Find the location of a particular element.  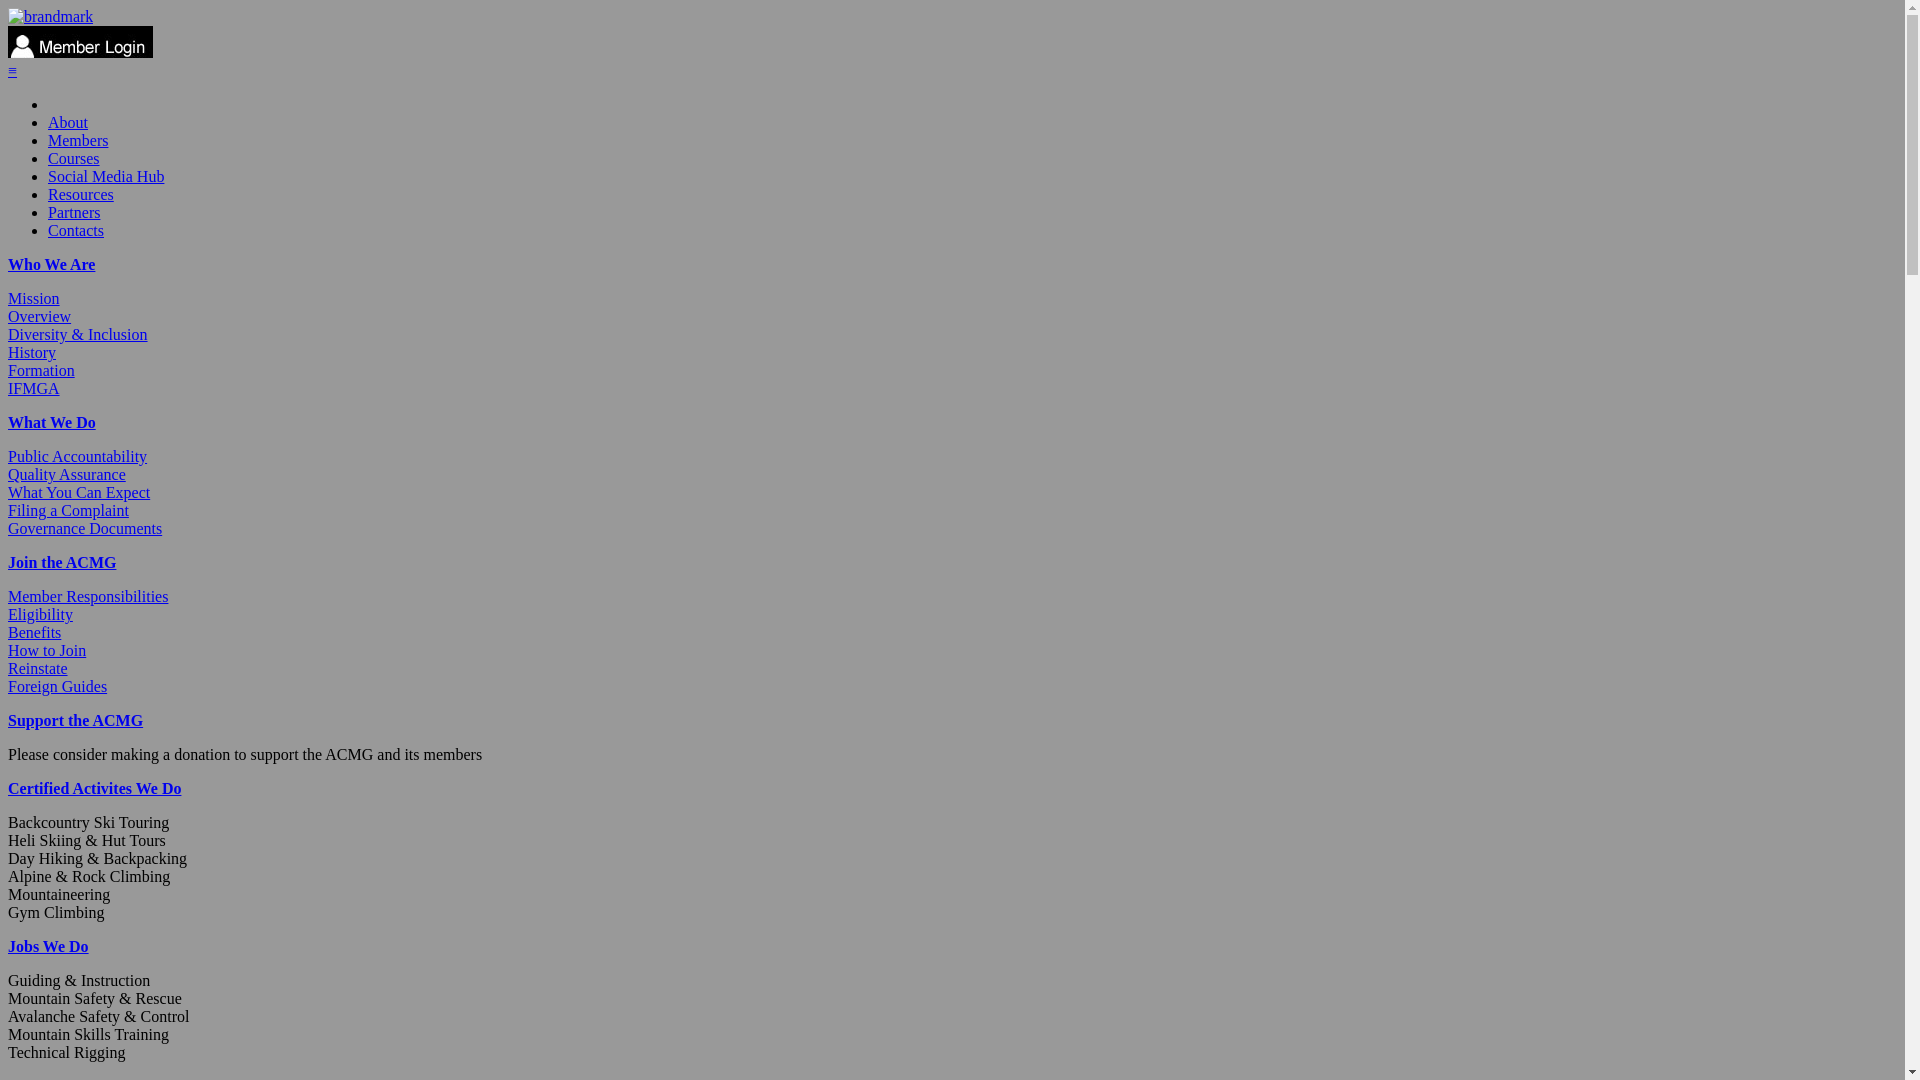

'Governance Documents' is located at coordinates (84, 527).